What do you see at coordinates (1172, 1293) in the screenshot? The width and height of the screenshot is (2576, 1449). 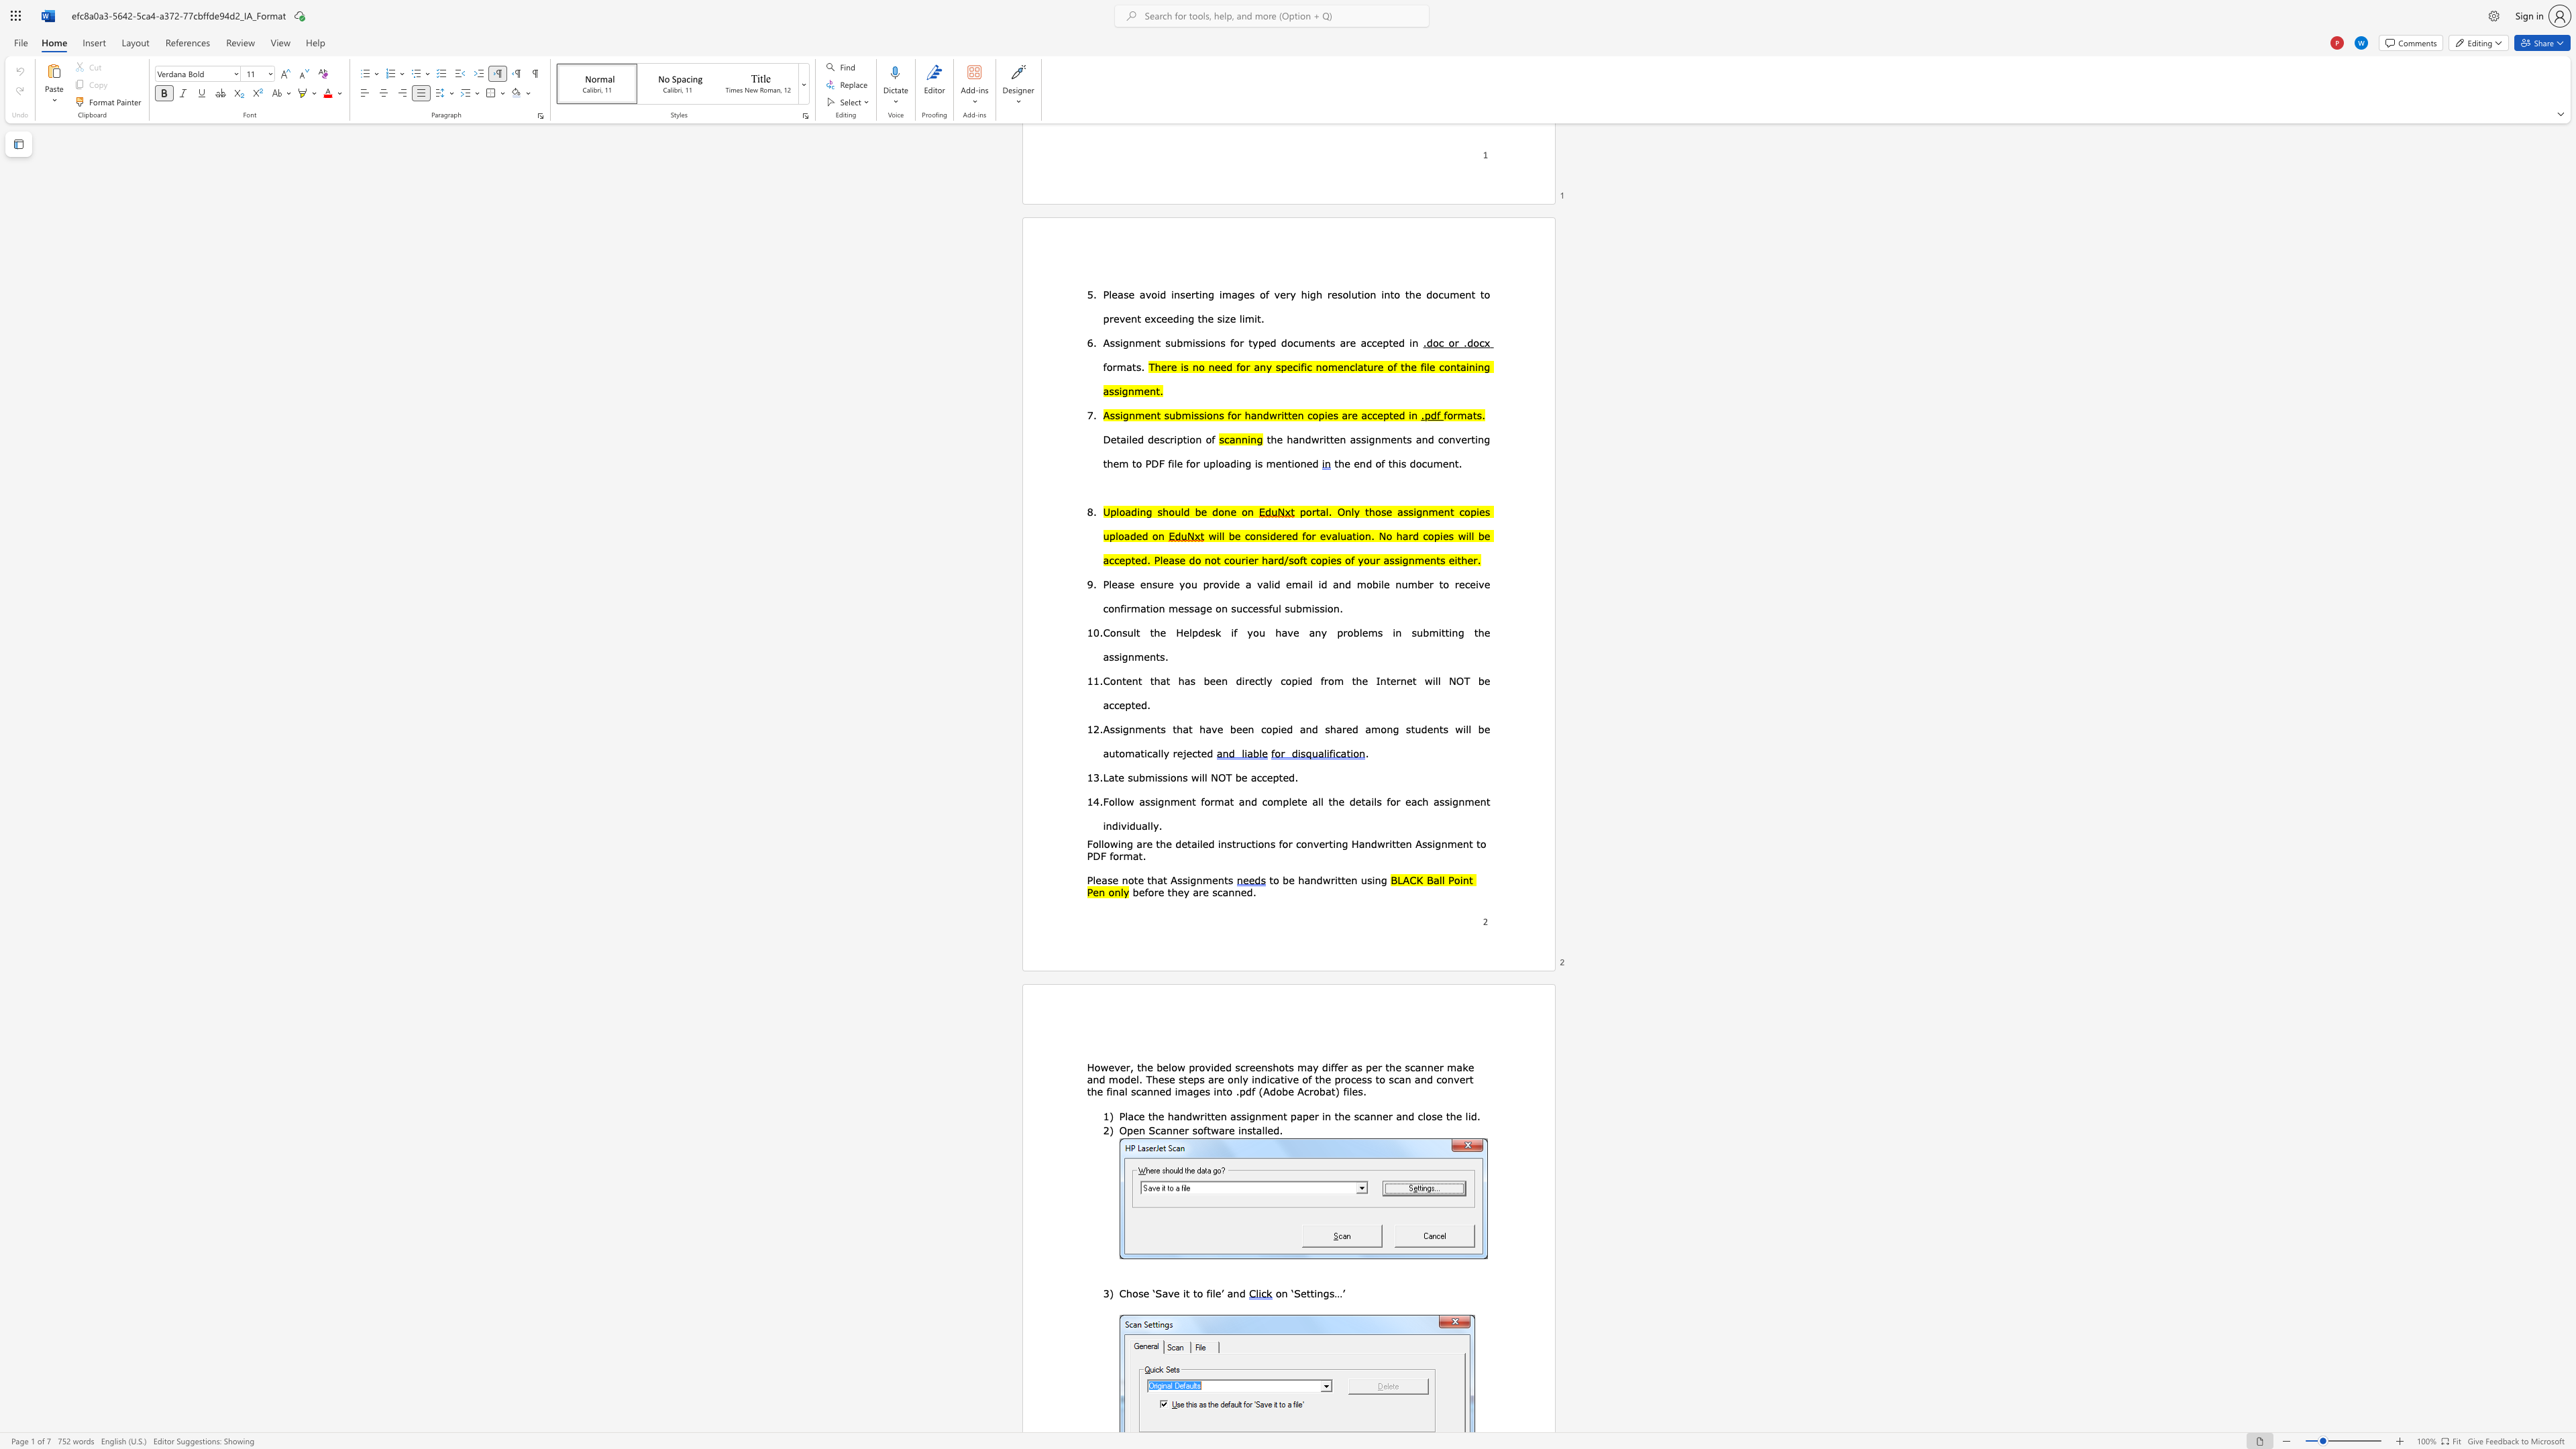 I see `the subset text "e it to file’ and" within the text "Chose ‘Save it to file’ and"` at bounding box center [1172, 1293].